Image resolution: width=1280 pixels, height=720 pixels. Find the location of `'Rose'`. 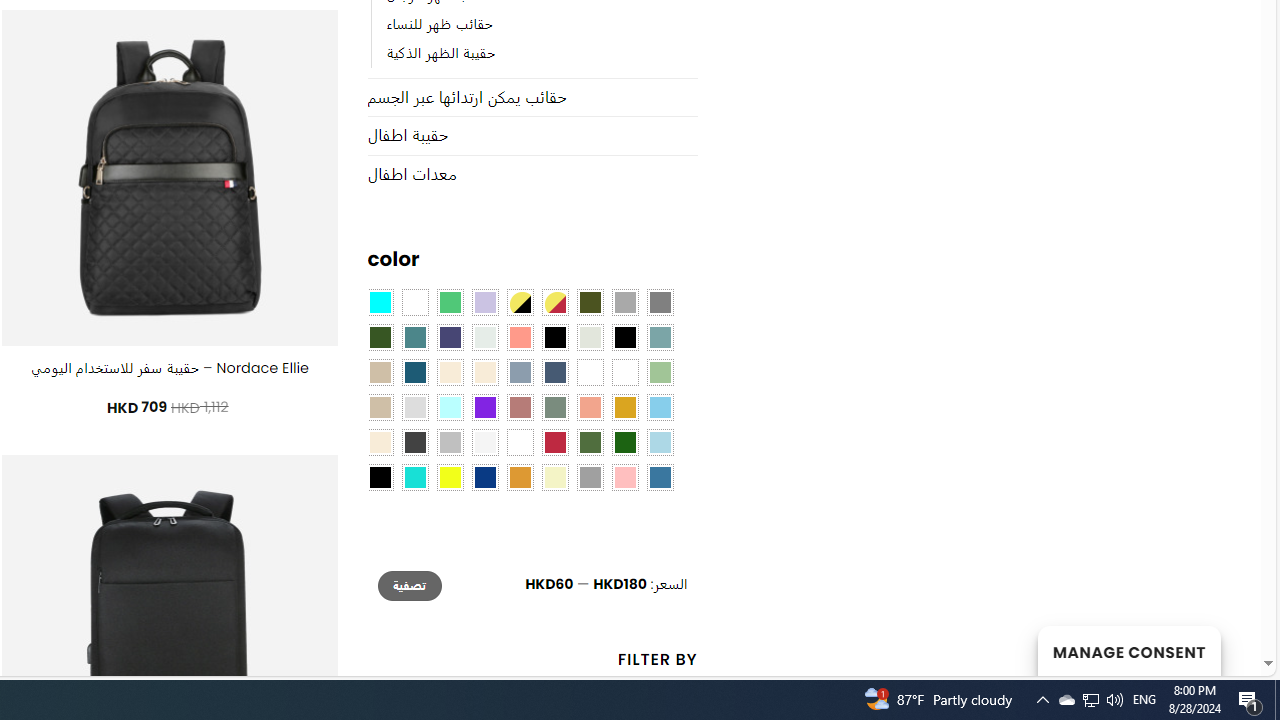

'Rose' is located at coordinates (519, 407).